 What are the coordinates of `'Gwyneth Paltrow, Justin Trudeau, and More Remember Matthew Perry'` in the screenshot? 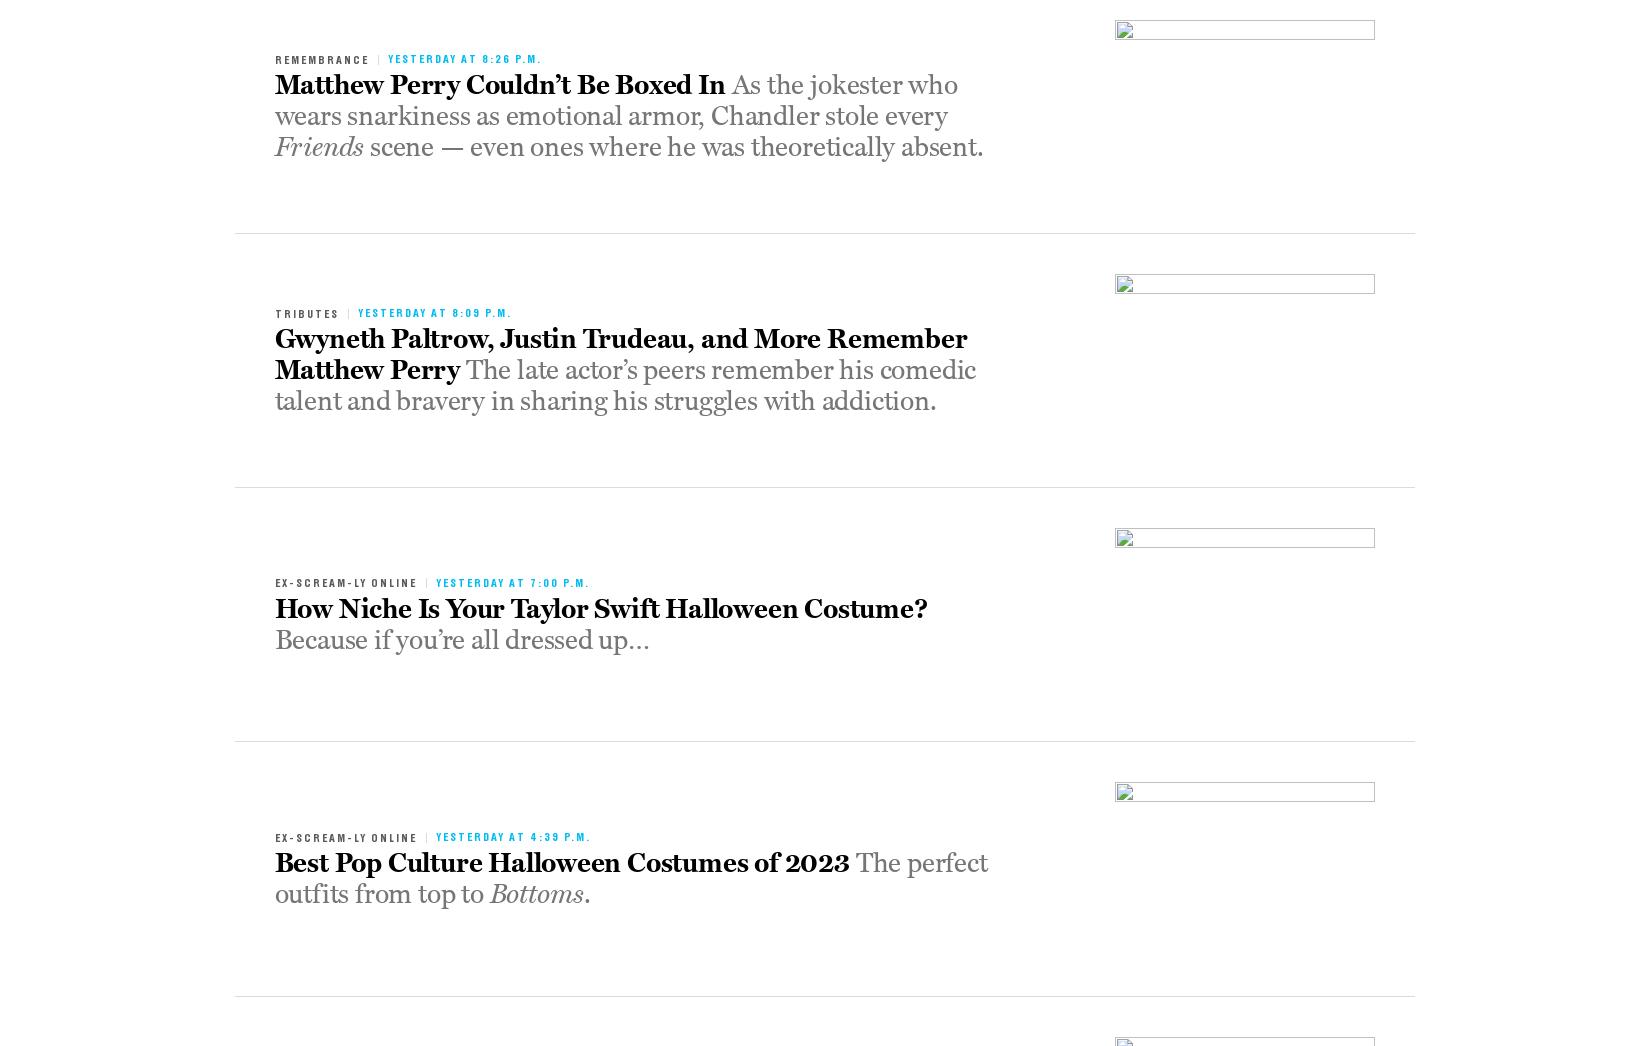 It's located at (620, 354).